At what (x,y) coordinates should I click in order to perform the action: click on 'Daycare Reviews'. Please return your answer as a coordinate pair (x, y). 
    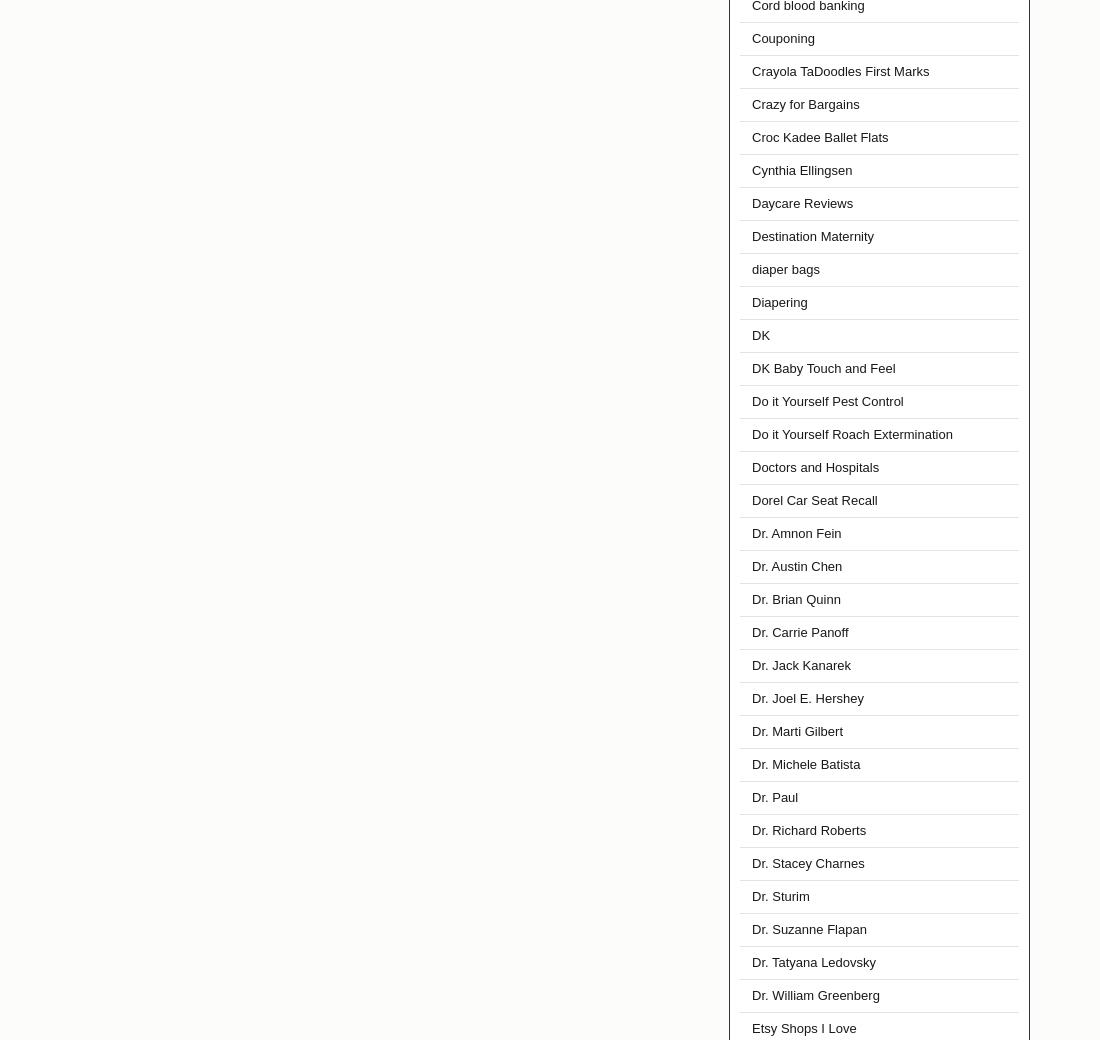
    Looking at the image, I should click on (750, 203).